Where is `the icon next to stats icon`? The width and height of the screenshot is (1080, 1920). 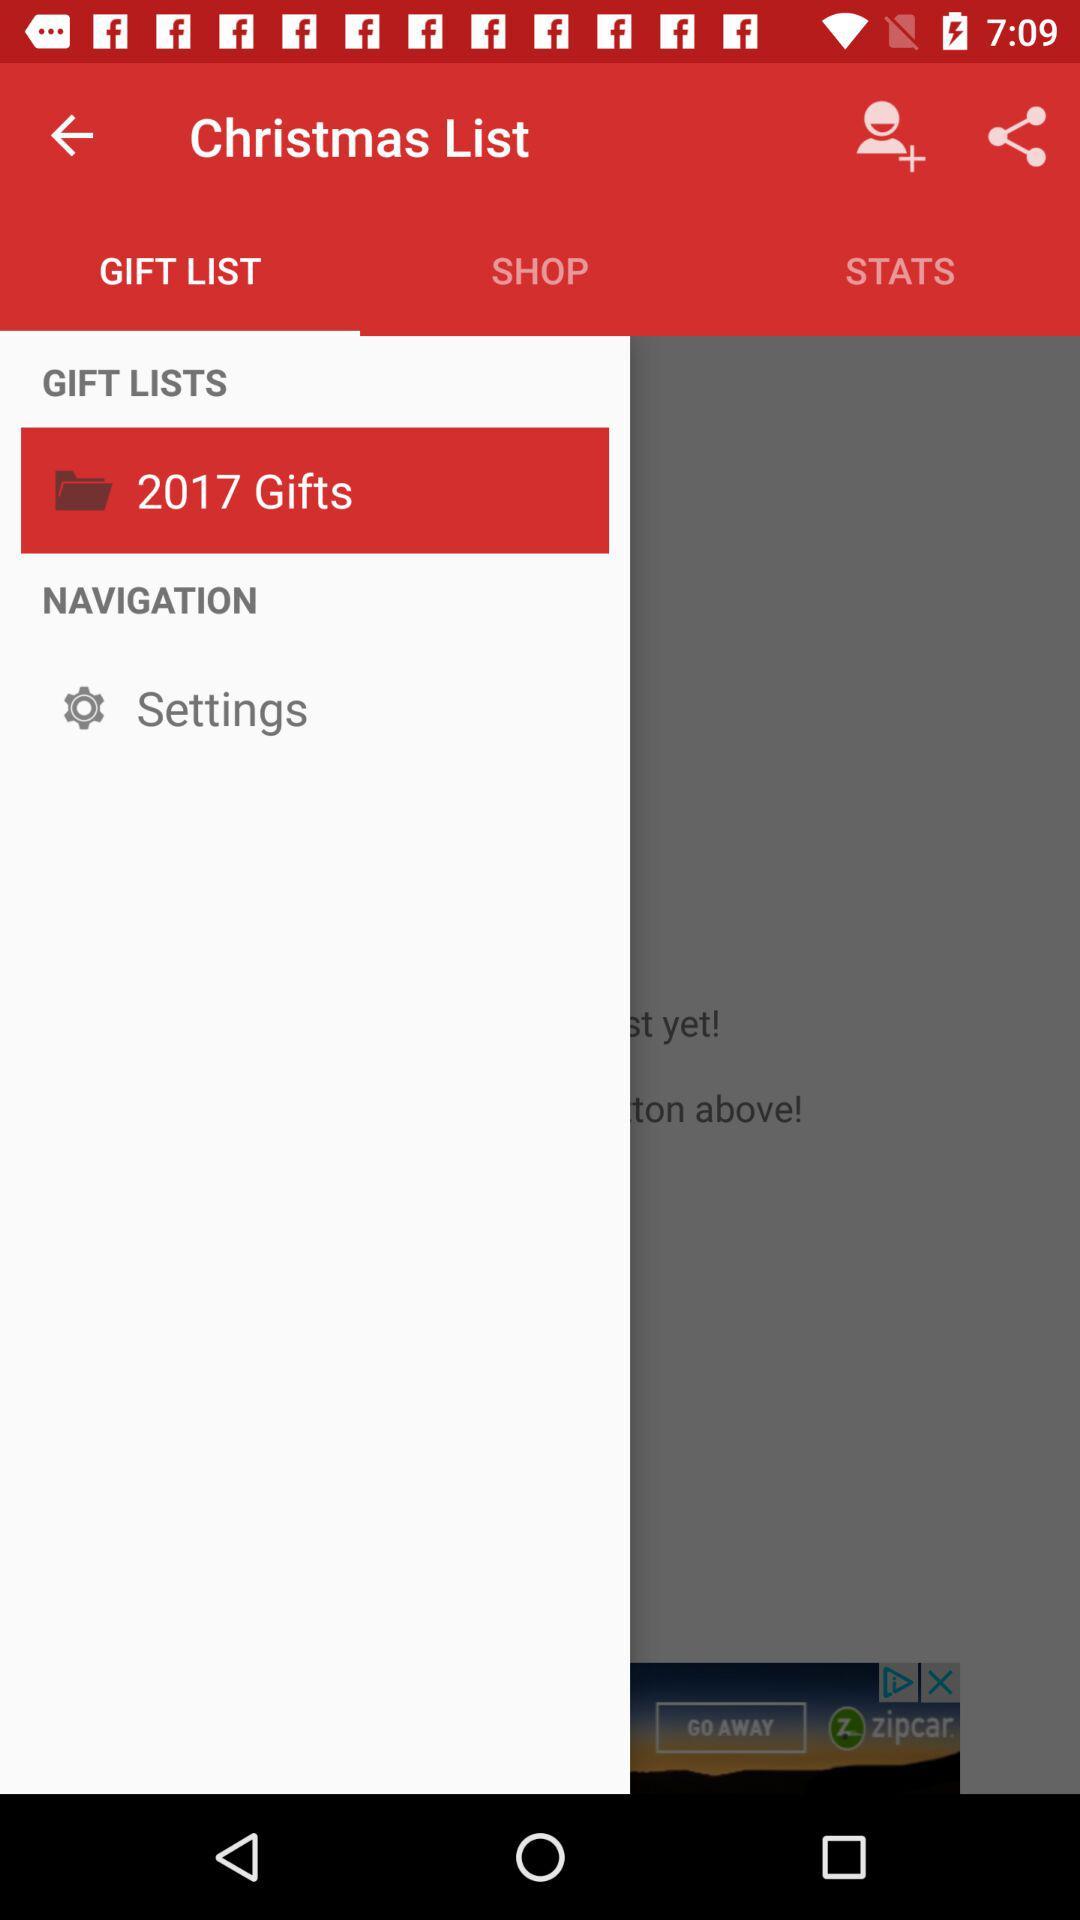 the icon next to stats icon is located at coordinates (540, 269).